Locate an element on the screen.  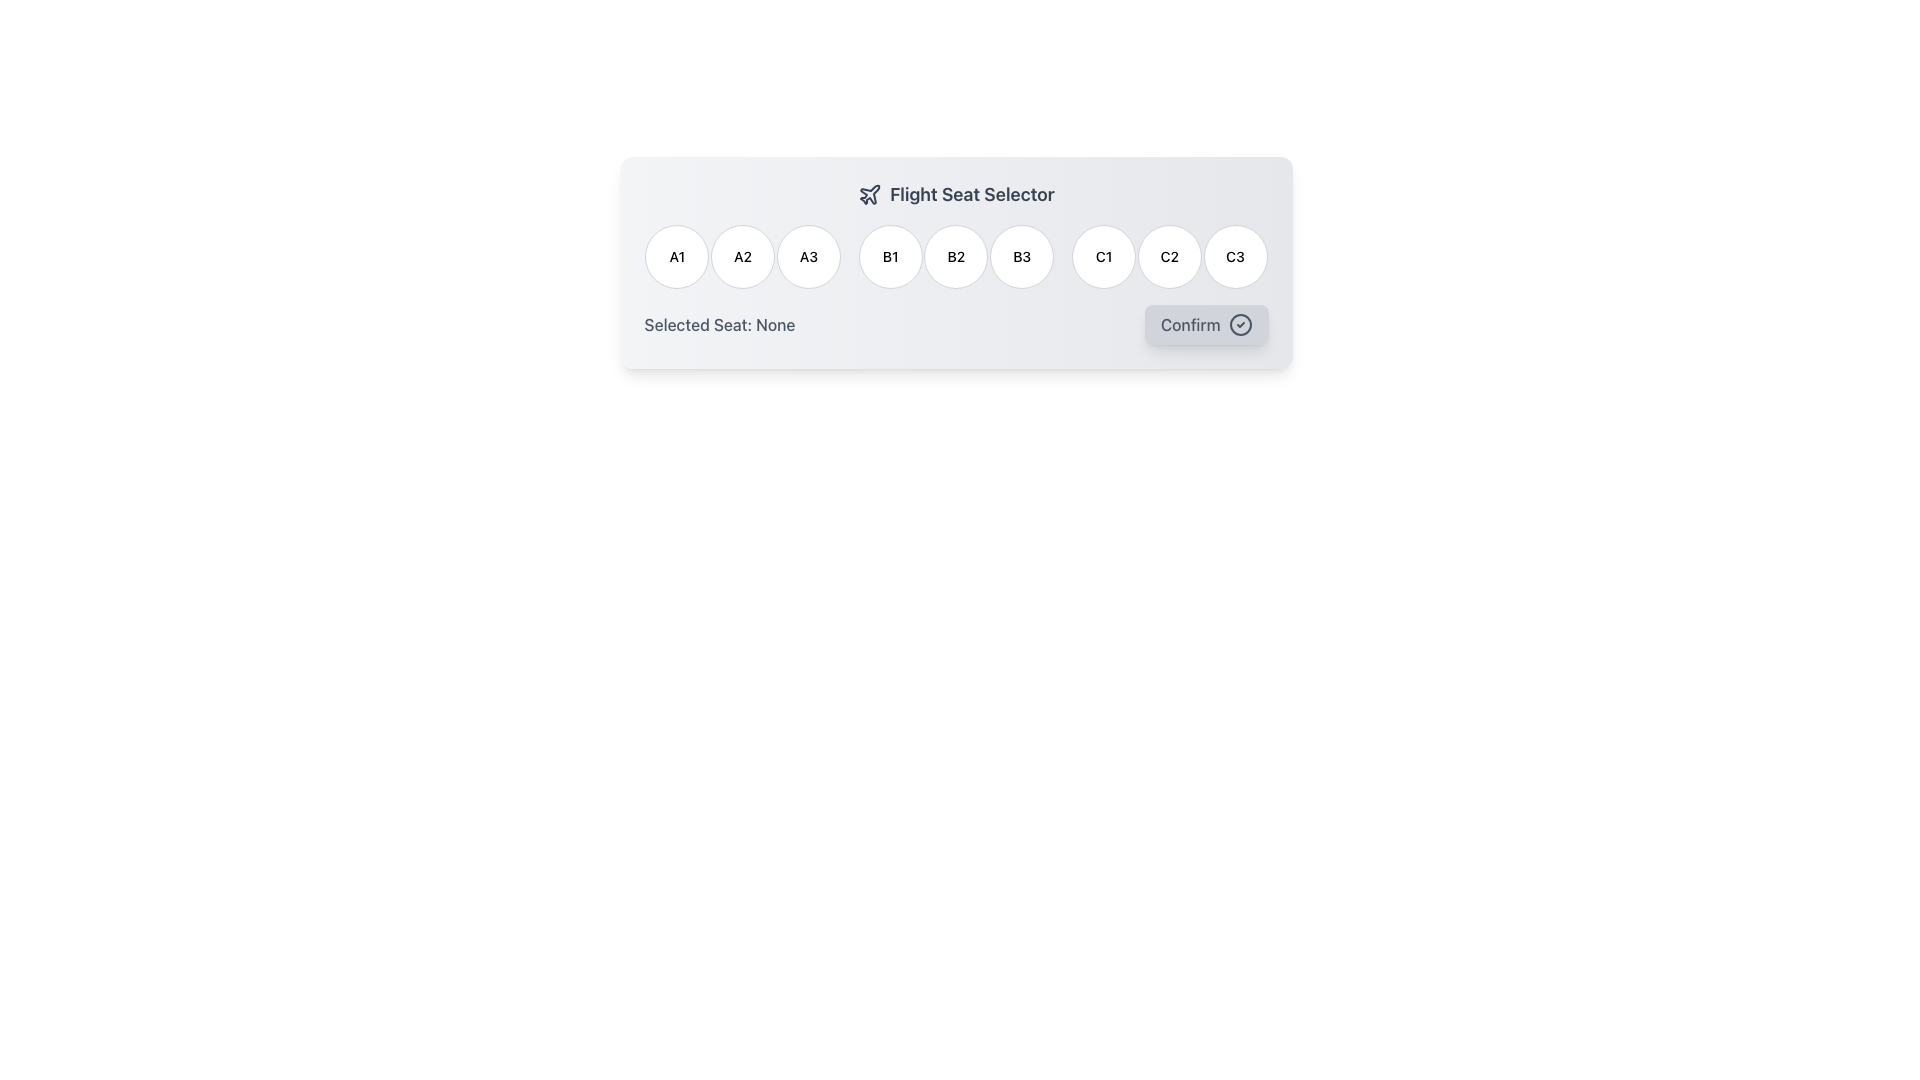
the selectable button labeled B2 in the flight seat selection interface is located at coordinates (955, 256).